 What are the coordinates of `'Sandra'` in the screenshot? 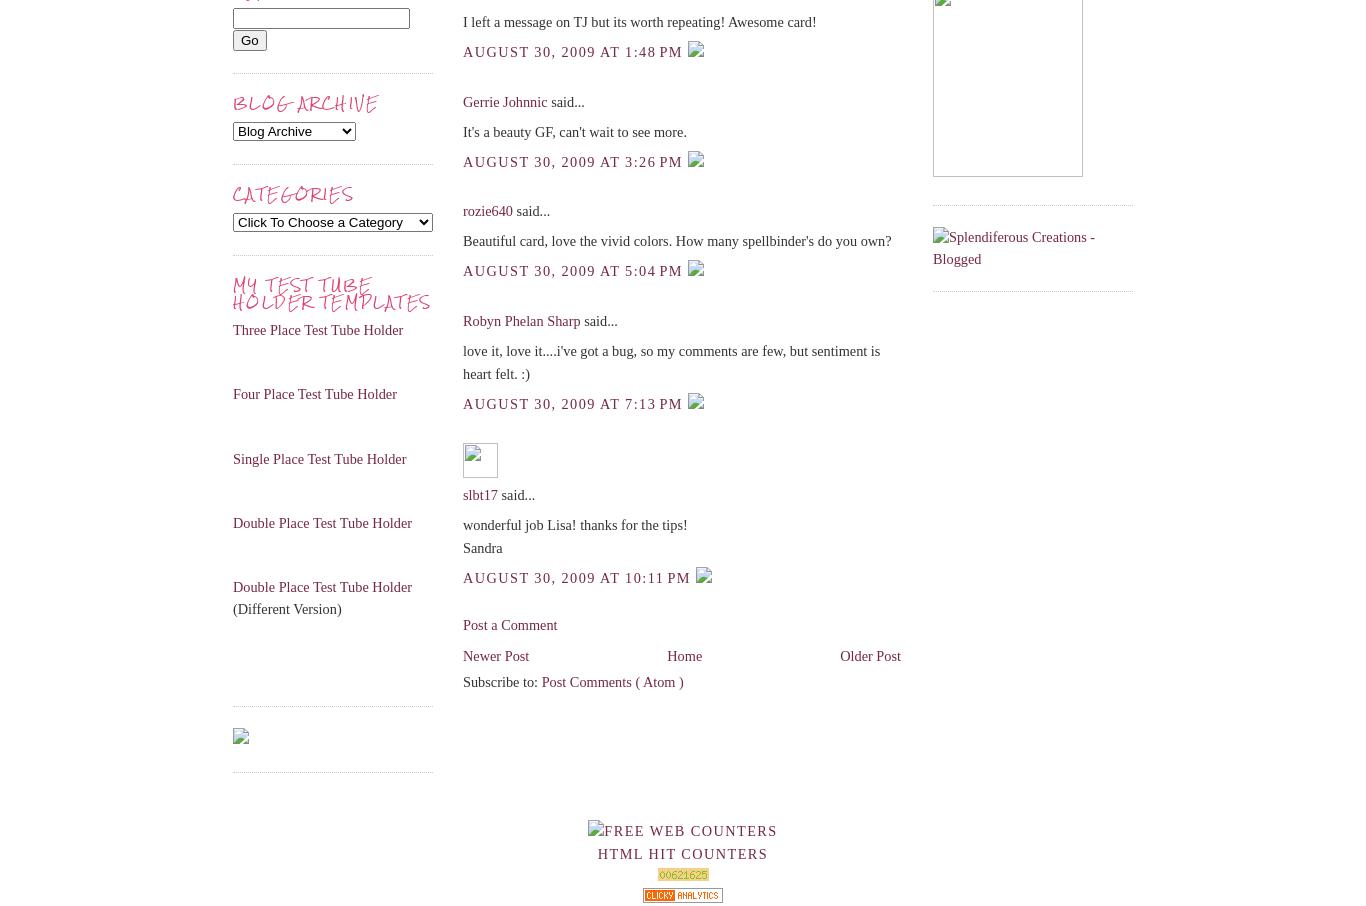 It's located at (482, 547).